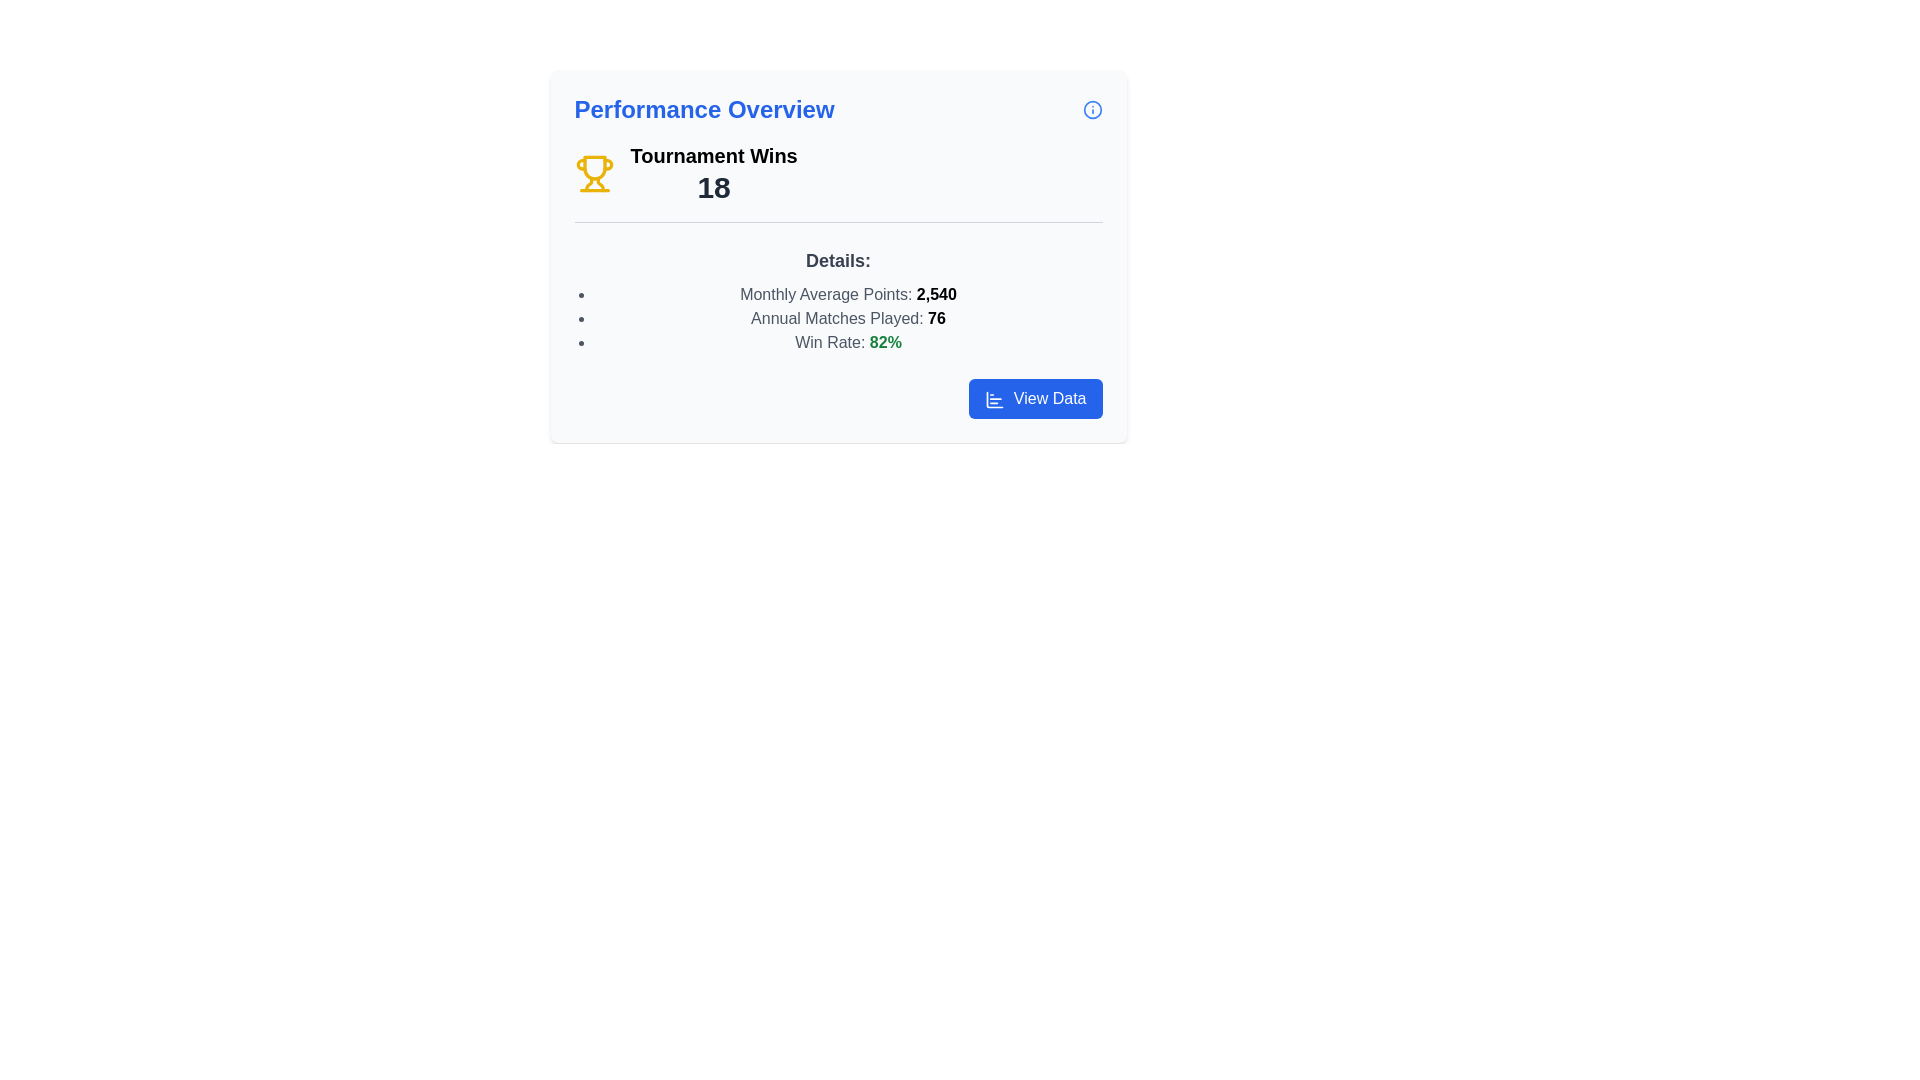  Describe the element at coordinates (593, 172) in the screenshot. I see `the award icon representing tournament wins, located to the left of the 'Tournament Wins' text and above the numeric indicator '18' in the 'Performance Overview' card` at that location.